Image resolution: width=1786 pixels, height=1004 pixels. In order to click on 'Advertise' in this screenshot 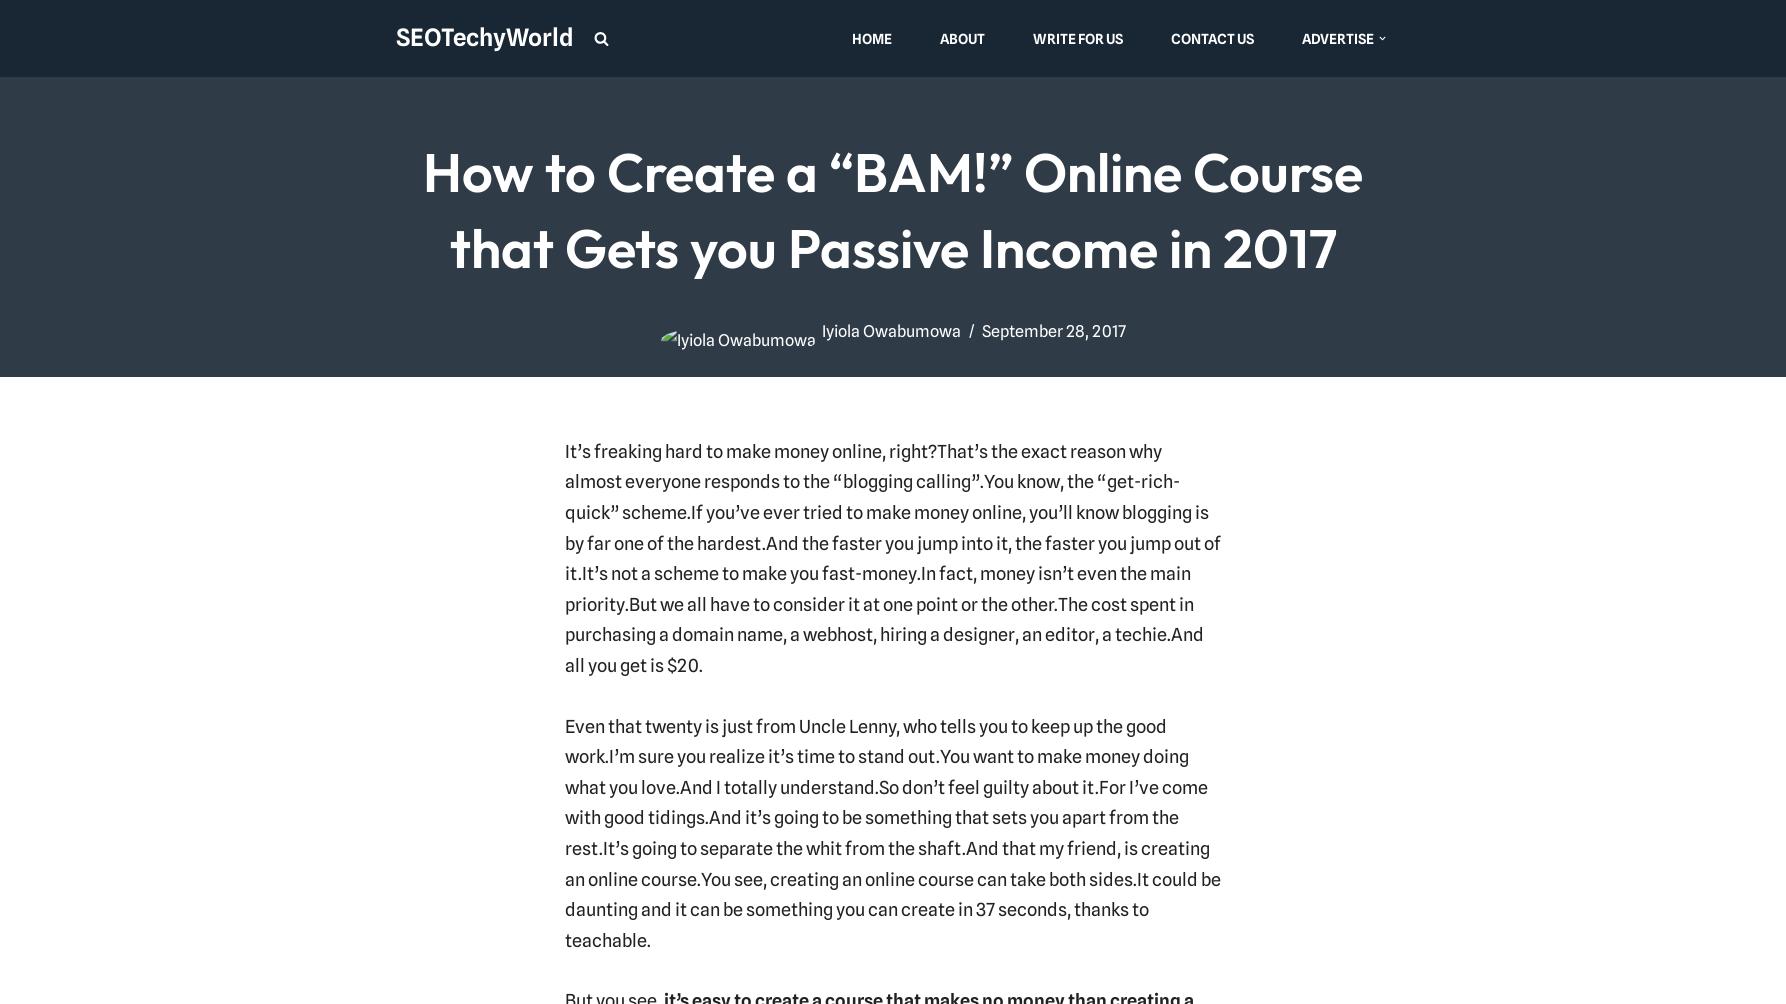, I will do `click(1301, 37)`.